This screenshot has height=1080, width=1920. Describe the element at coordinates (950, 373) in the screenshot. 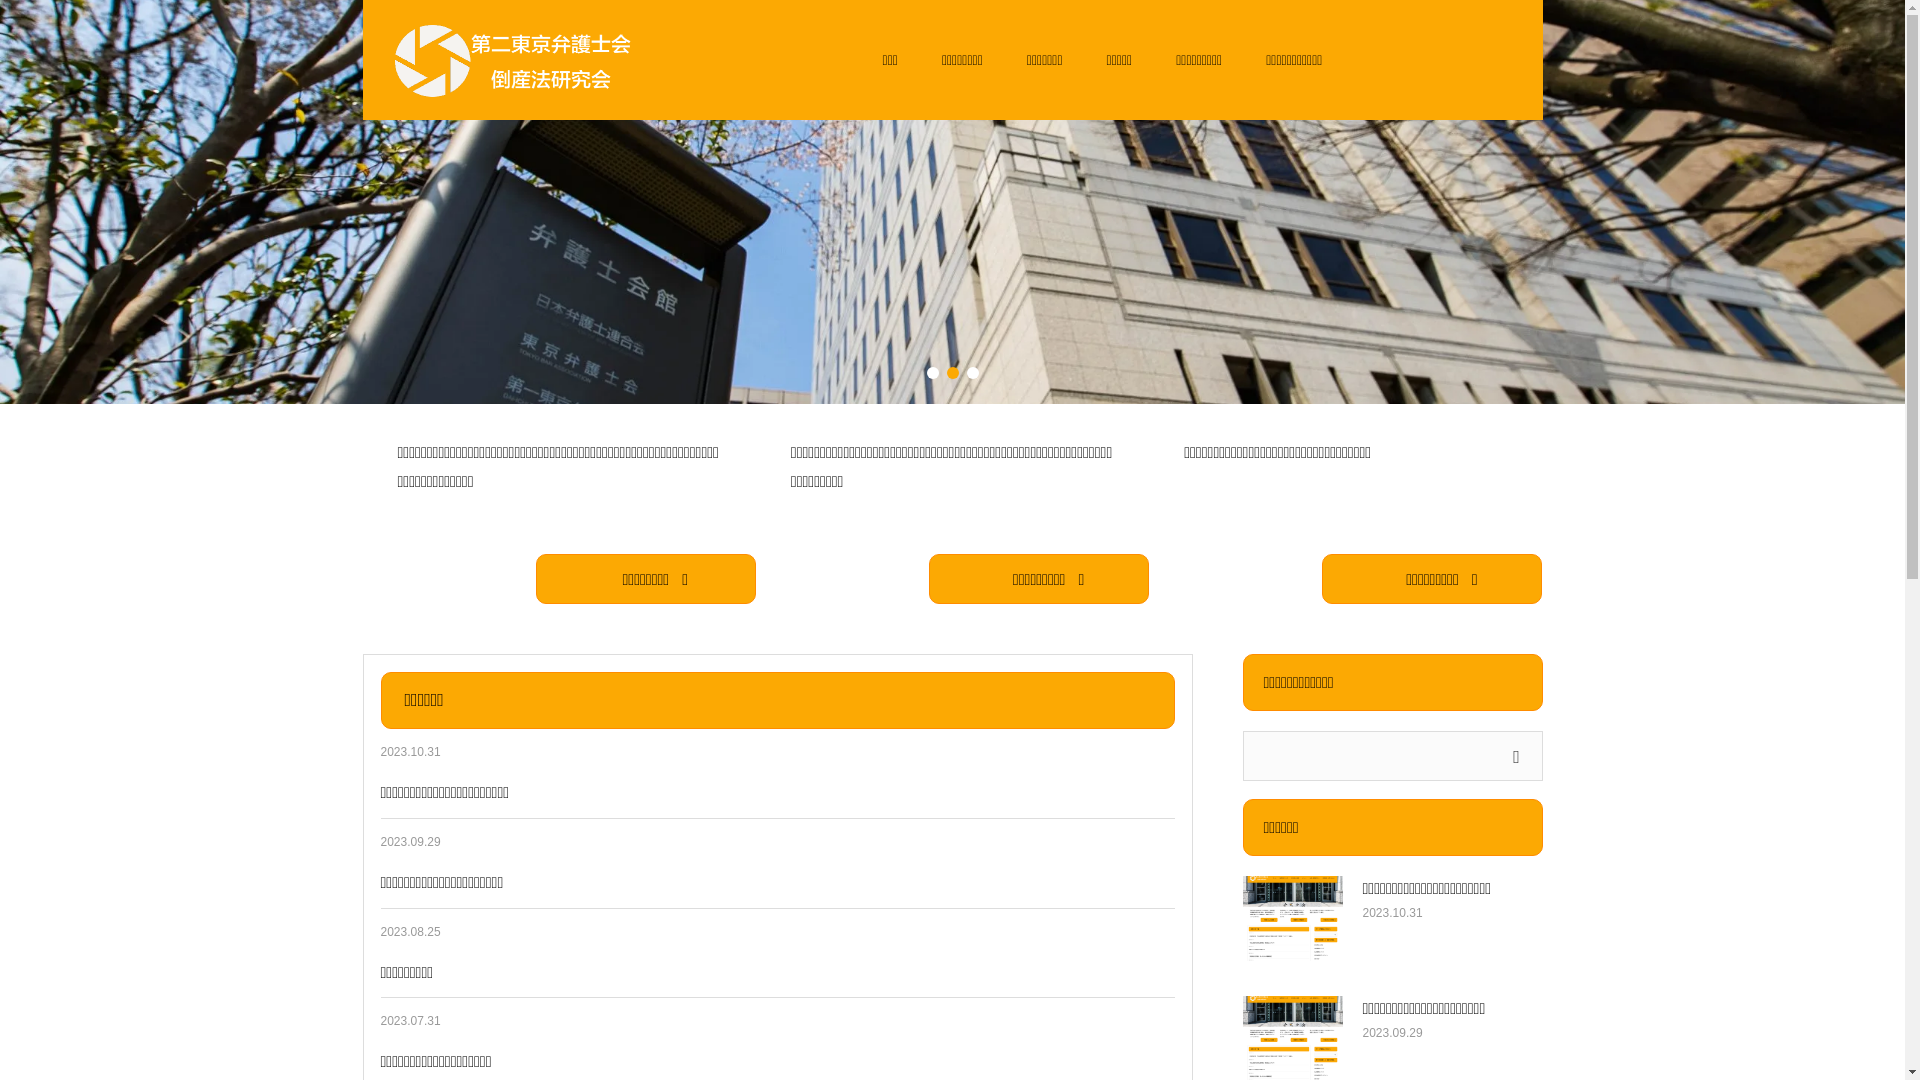

I see `'2'` at that location.